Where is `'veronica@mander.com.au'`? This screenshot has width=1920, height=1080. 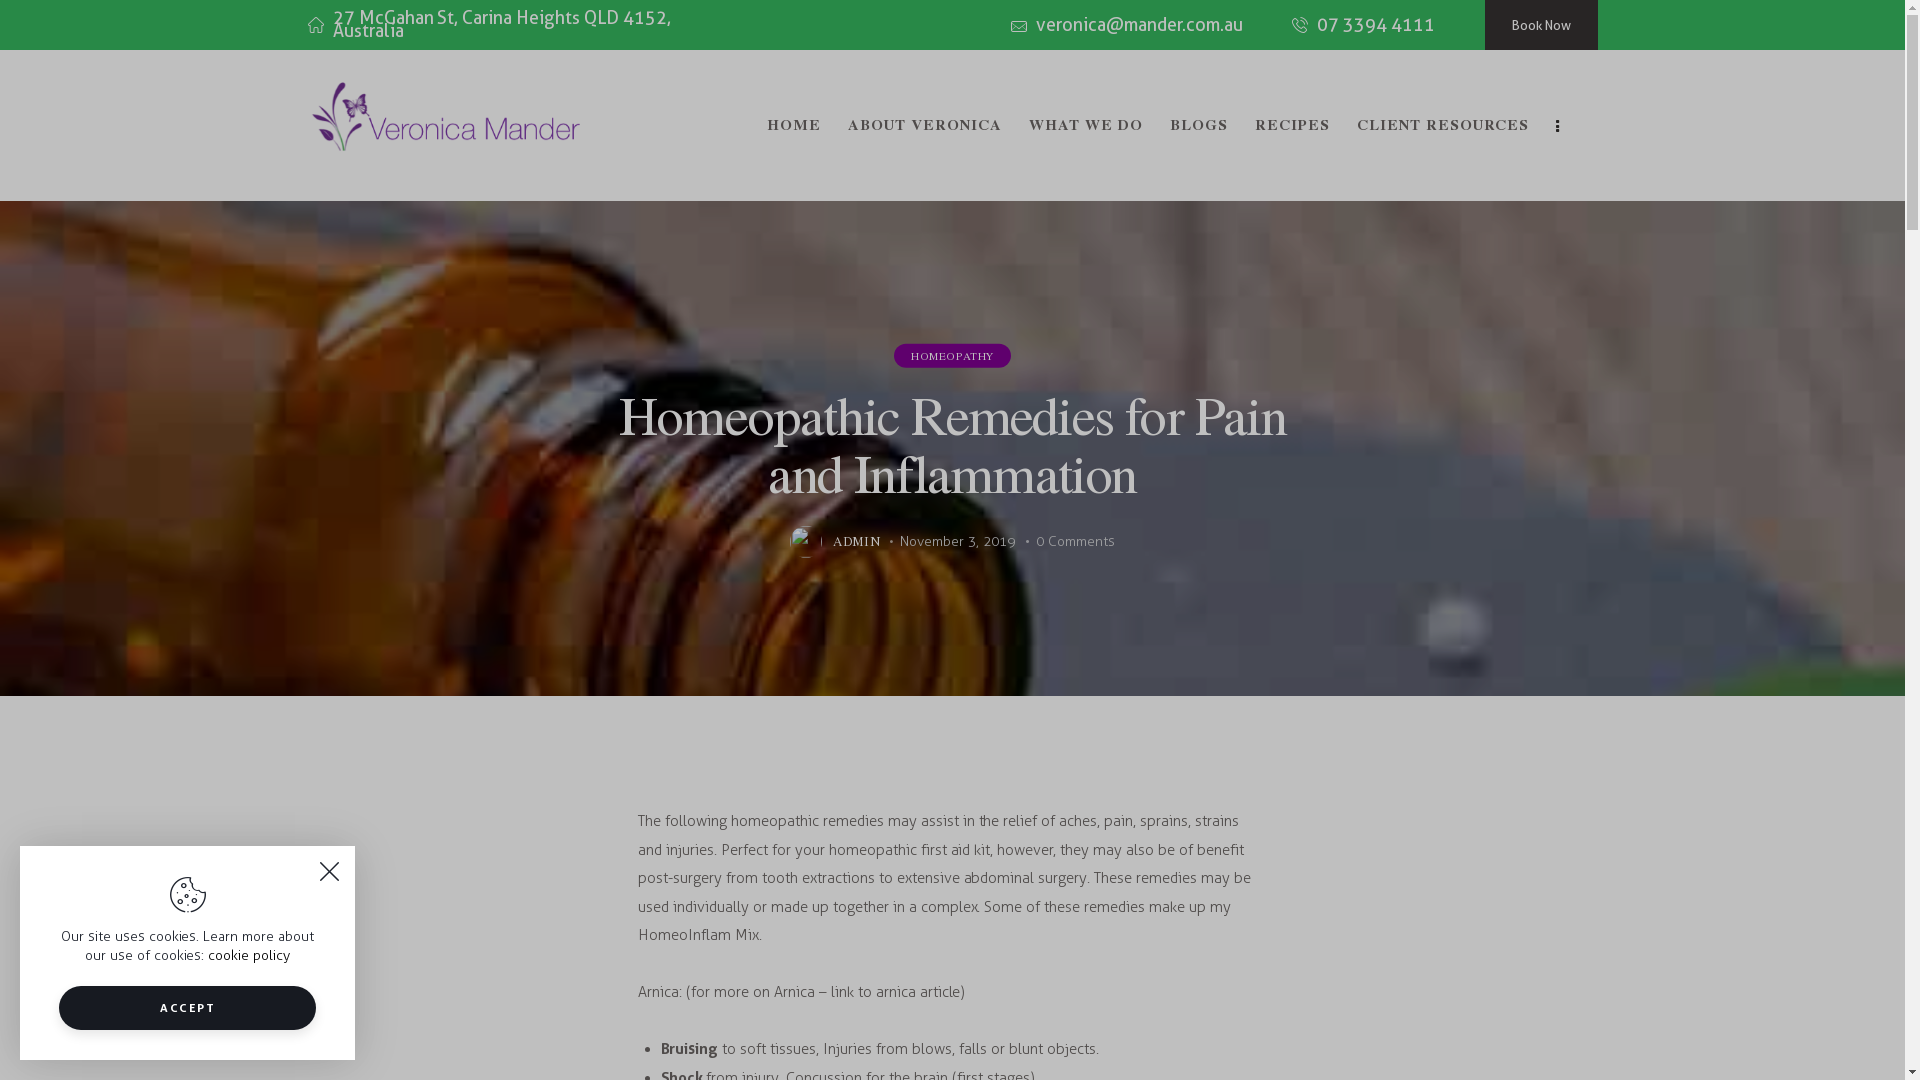
'veronica@mander.com.au' is located at coordinates (1127, 24).